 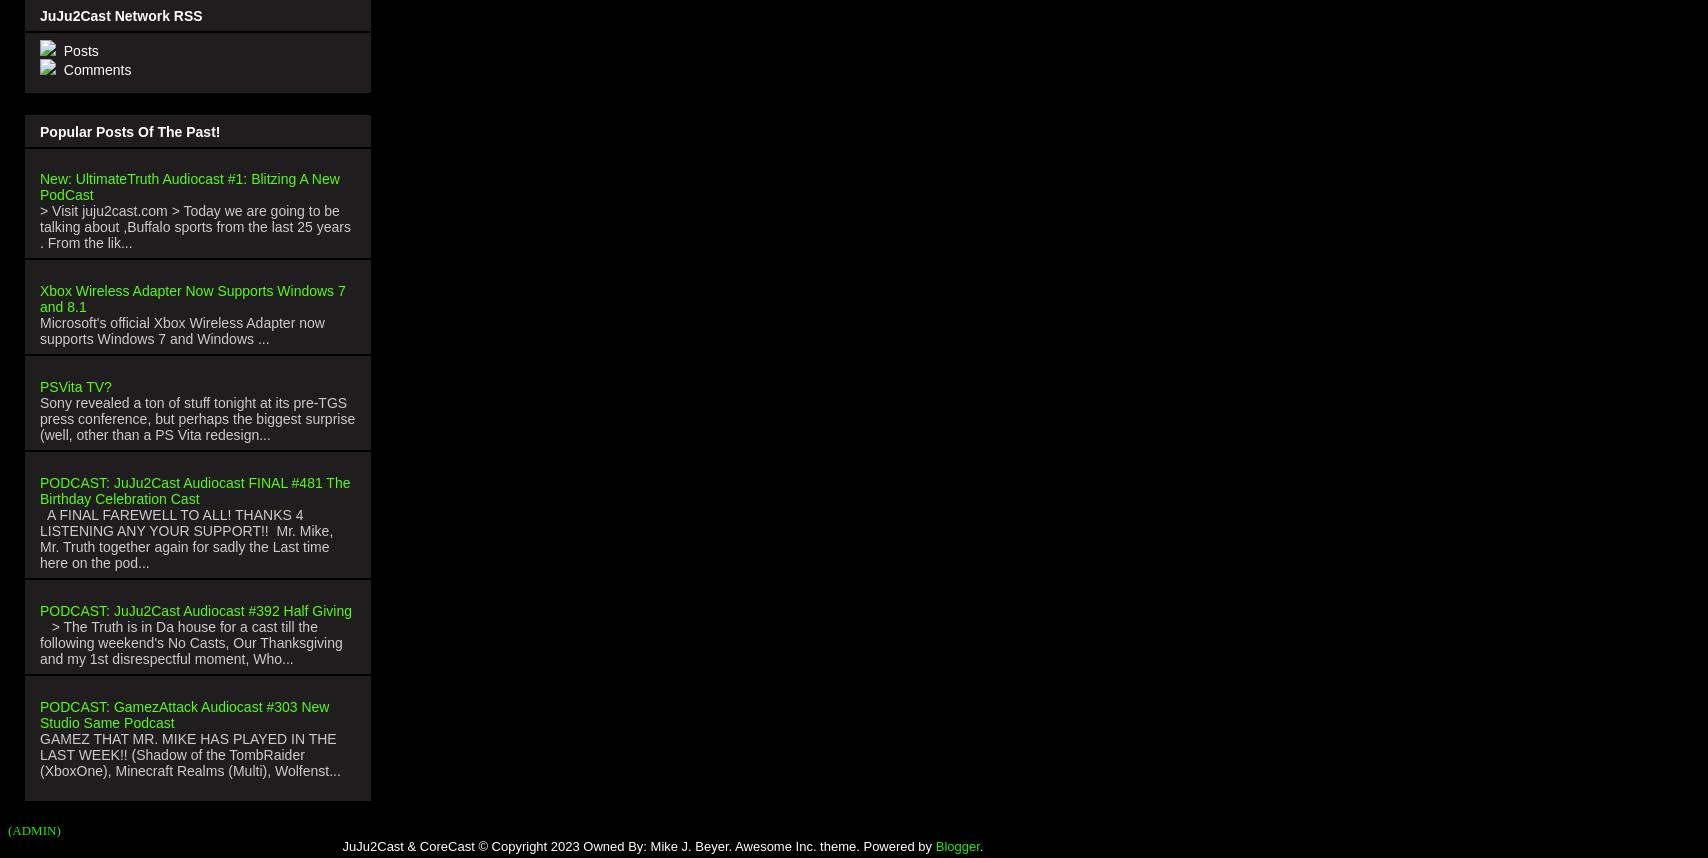 I want to click on 'A FINAL FAREWELL TO ALL! THANKS 4 LISTENING ANY YOUR SUPPORT!!  Mr. Mike, Mr. Truth together again for sadly the Last time here on the pod...', so click(x=39, y=537).